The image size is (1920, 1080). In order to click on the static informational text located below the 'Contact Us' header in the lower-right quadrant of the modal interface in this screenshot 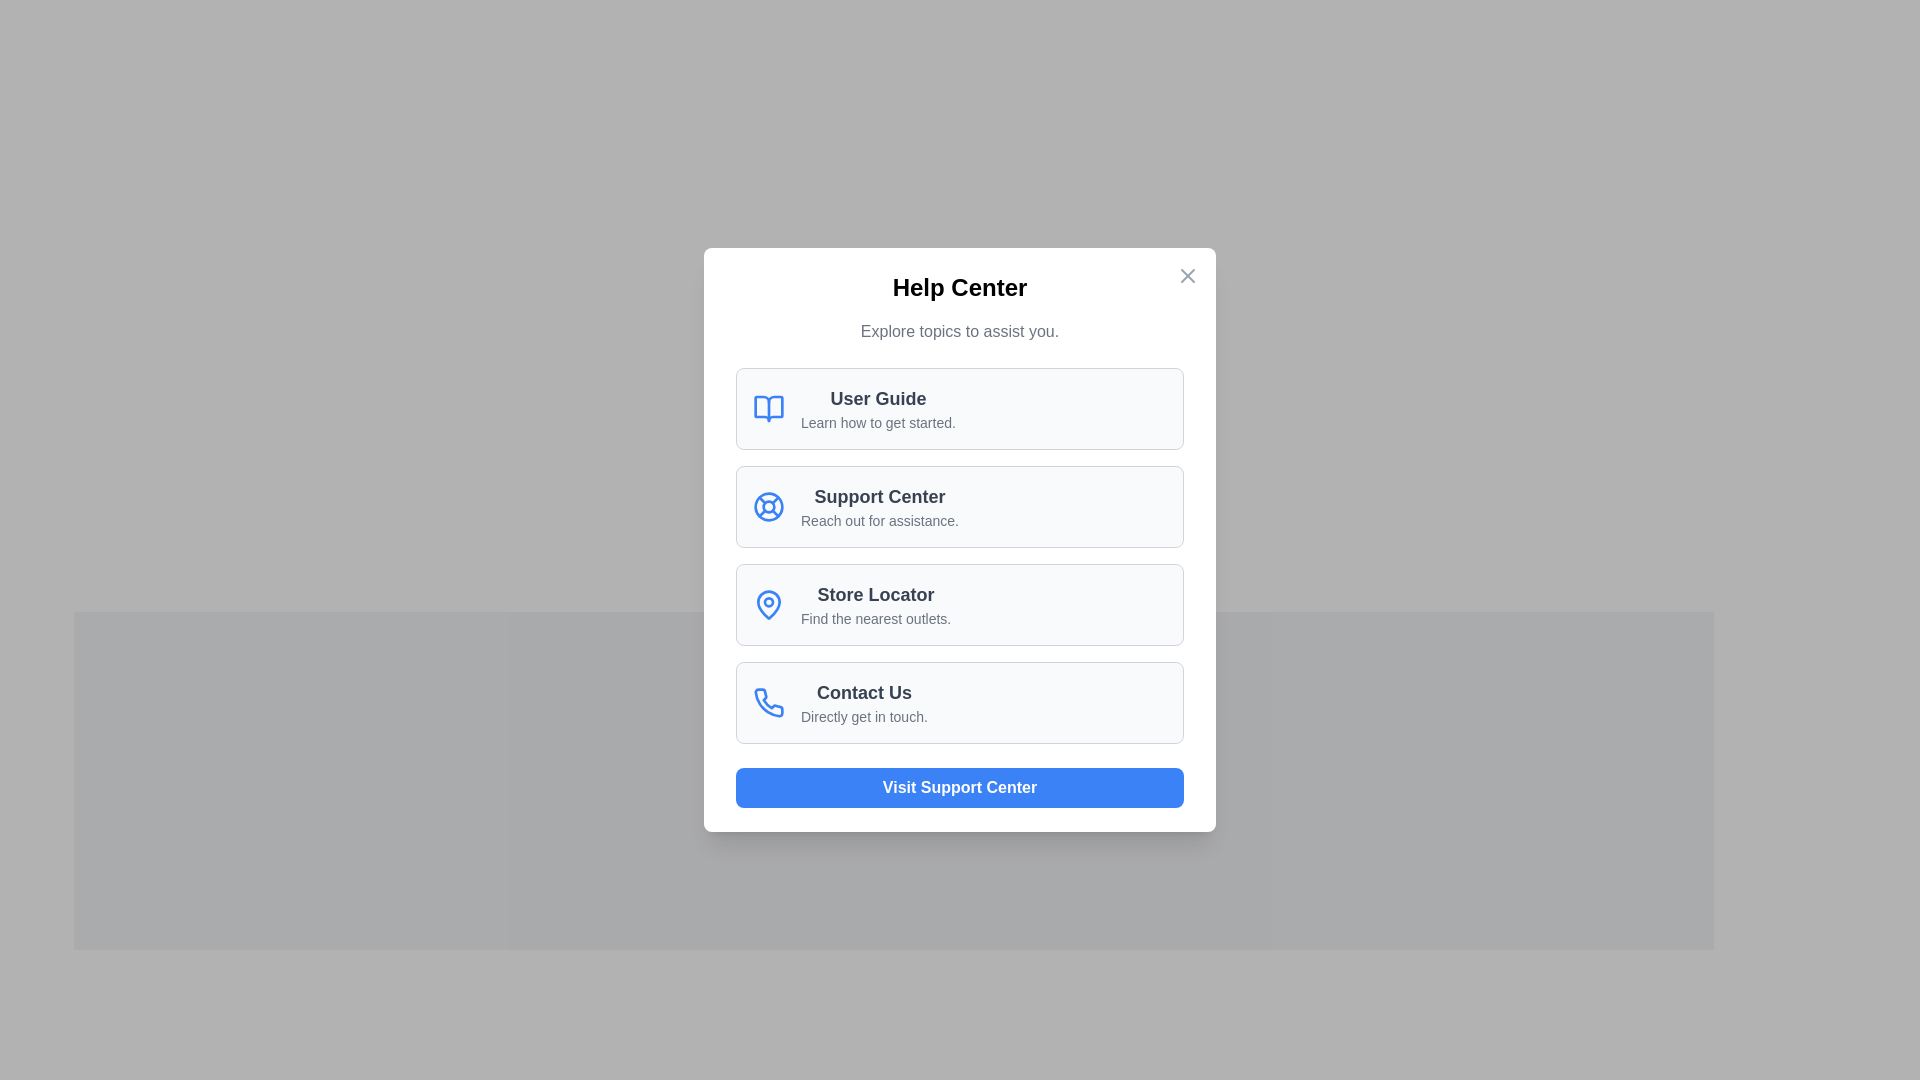, I will do `click(864, 716)`.